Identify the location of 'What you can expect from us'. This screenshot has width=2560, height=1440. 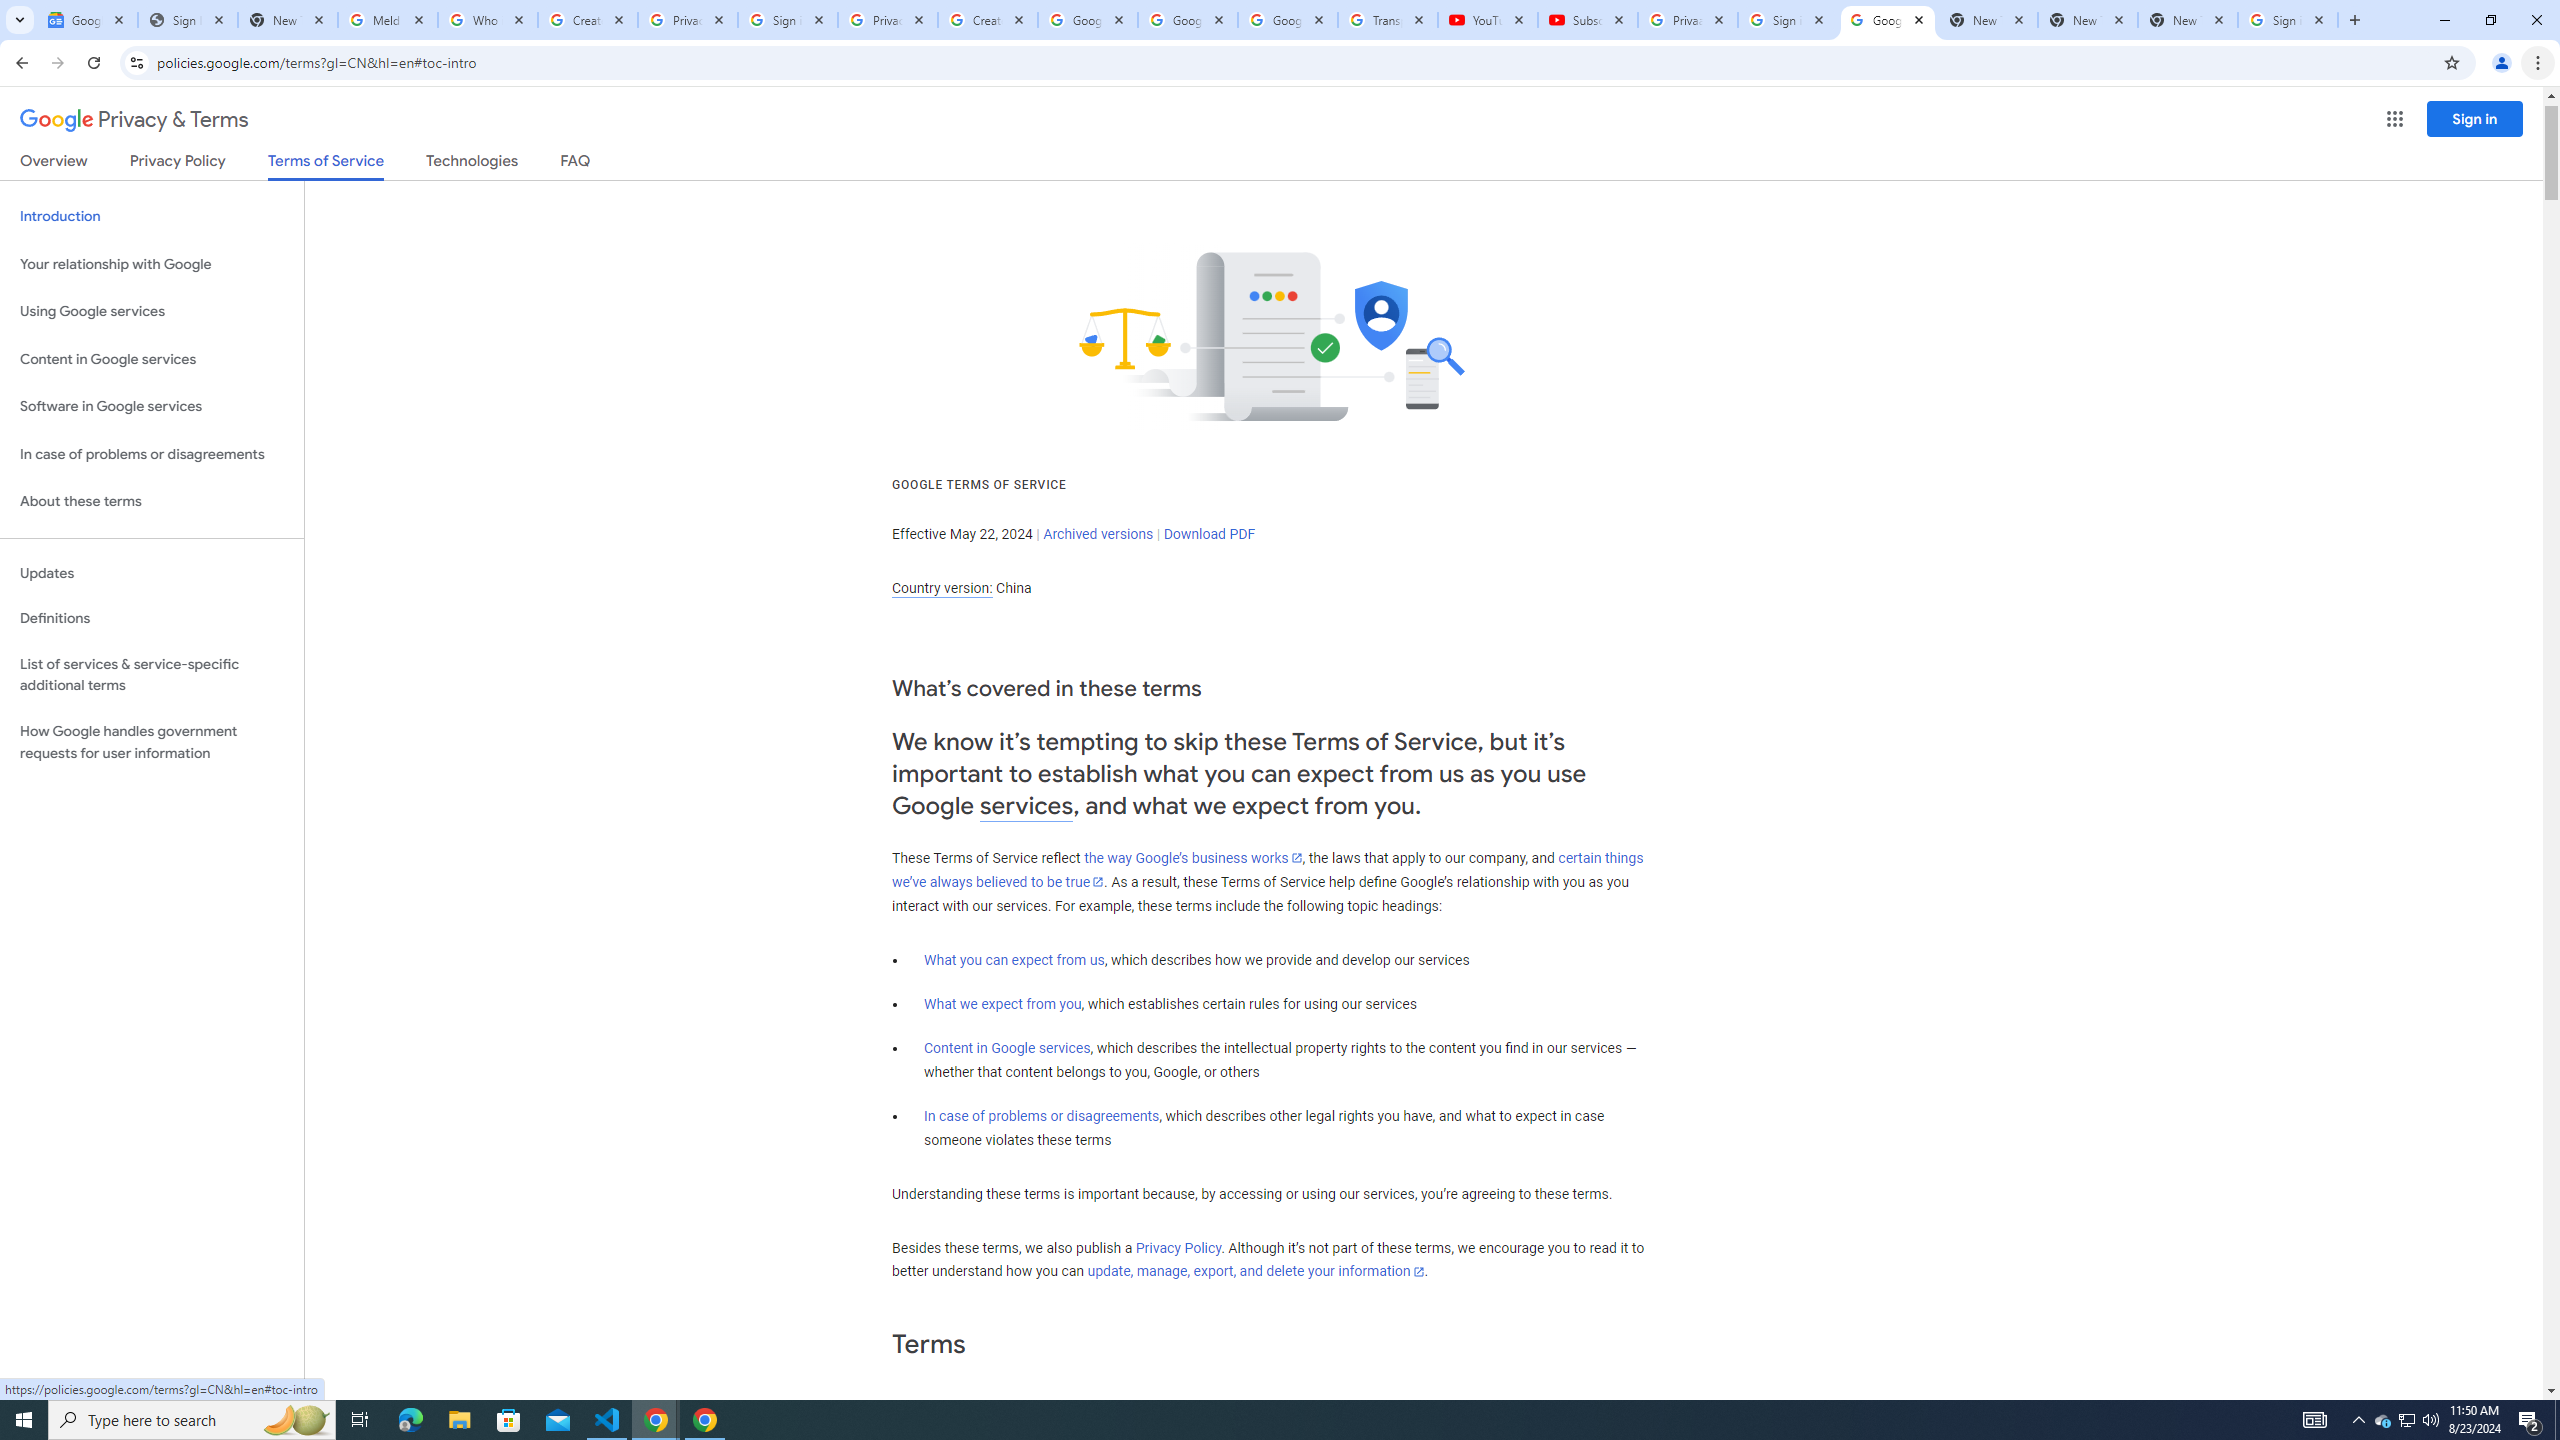
(1015, 958).